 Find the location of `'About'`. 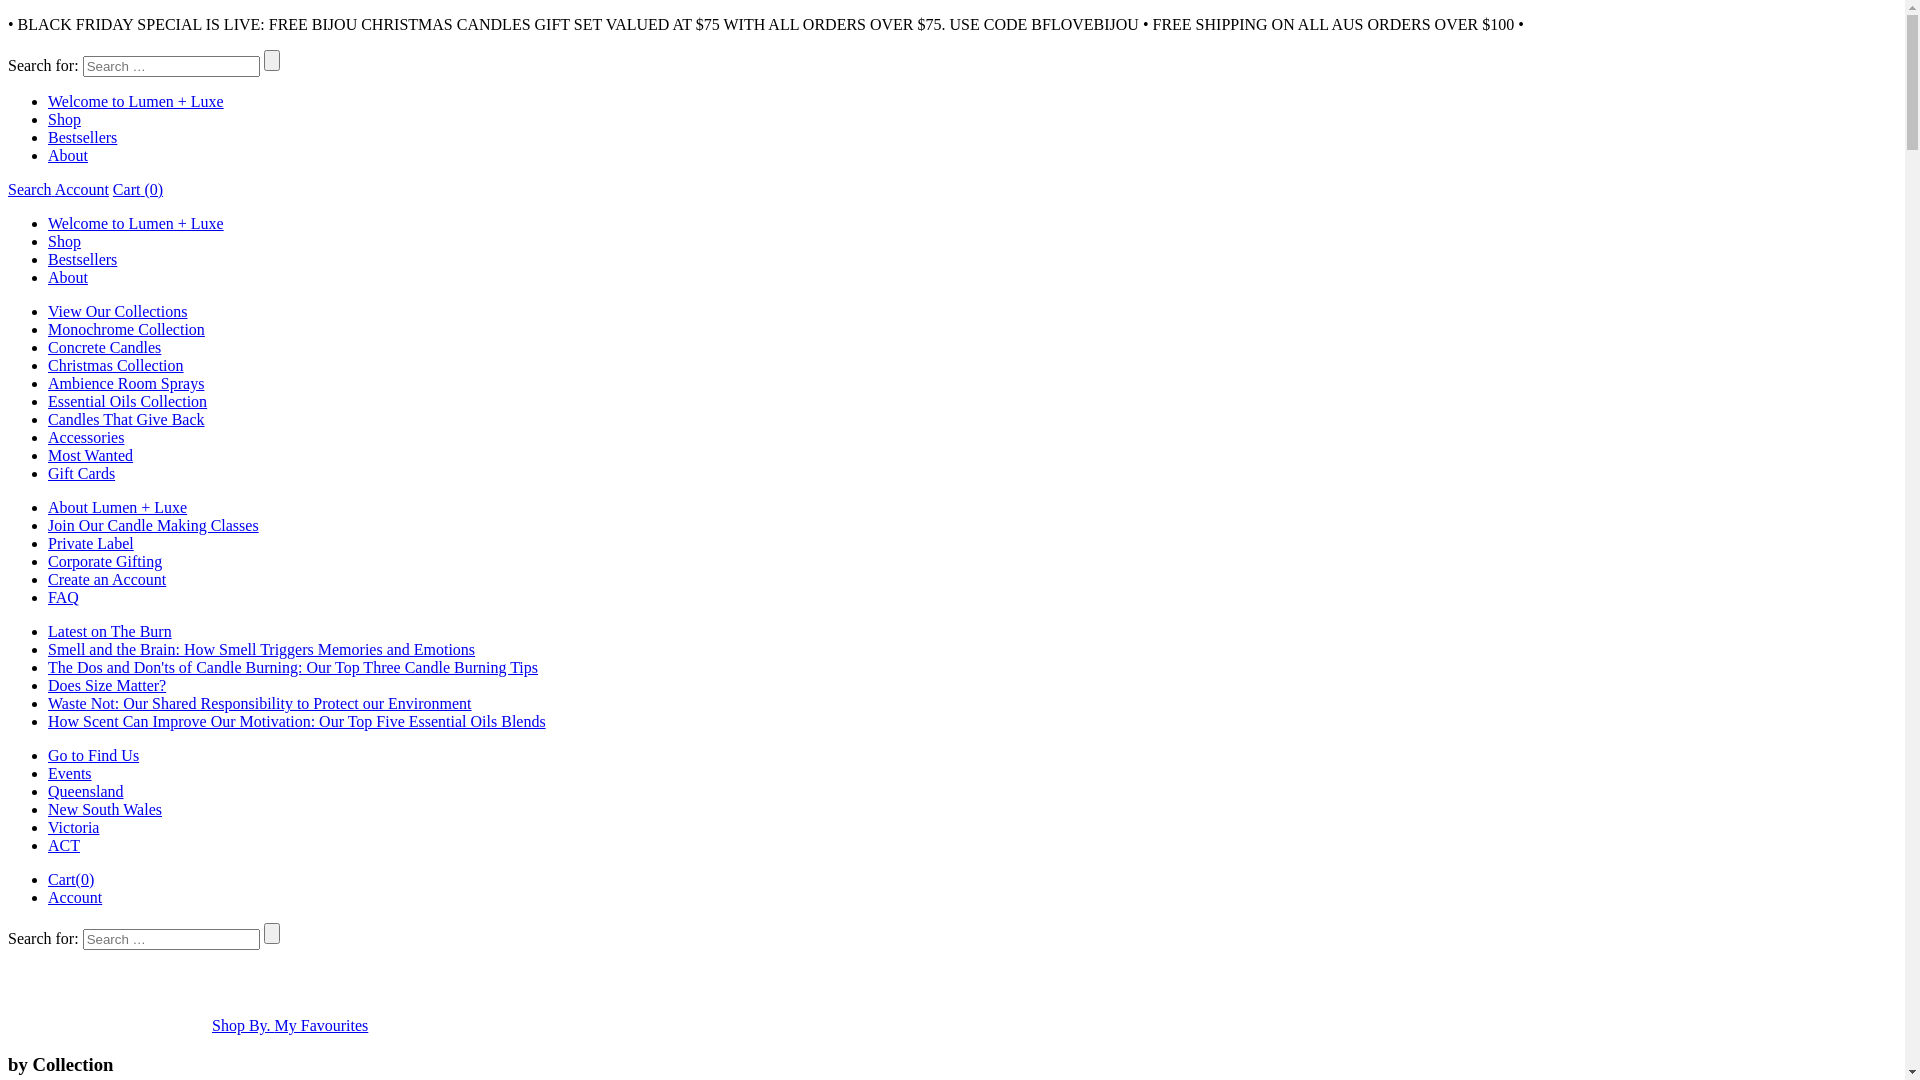

'About' is located at coordinates (67, 154).